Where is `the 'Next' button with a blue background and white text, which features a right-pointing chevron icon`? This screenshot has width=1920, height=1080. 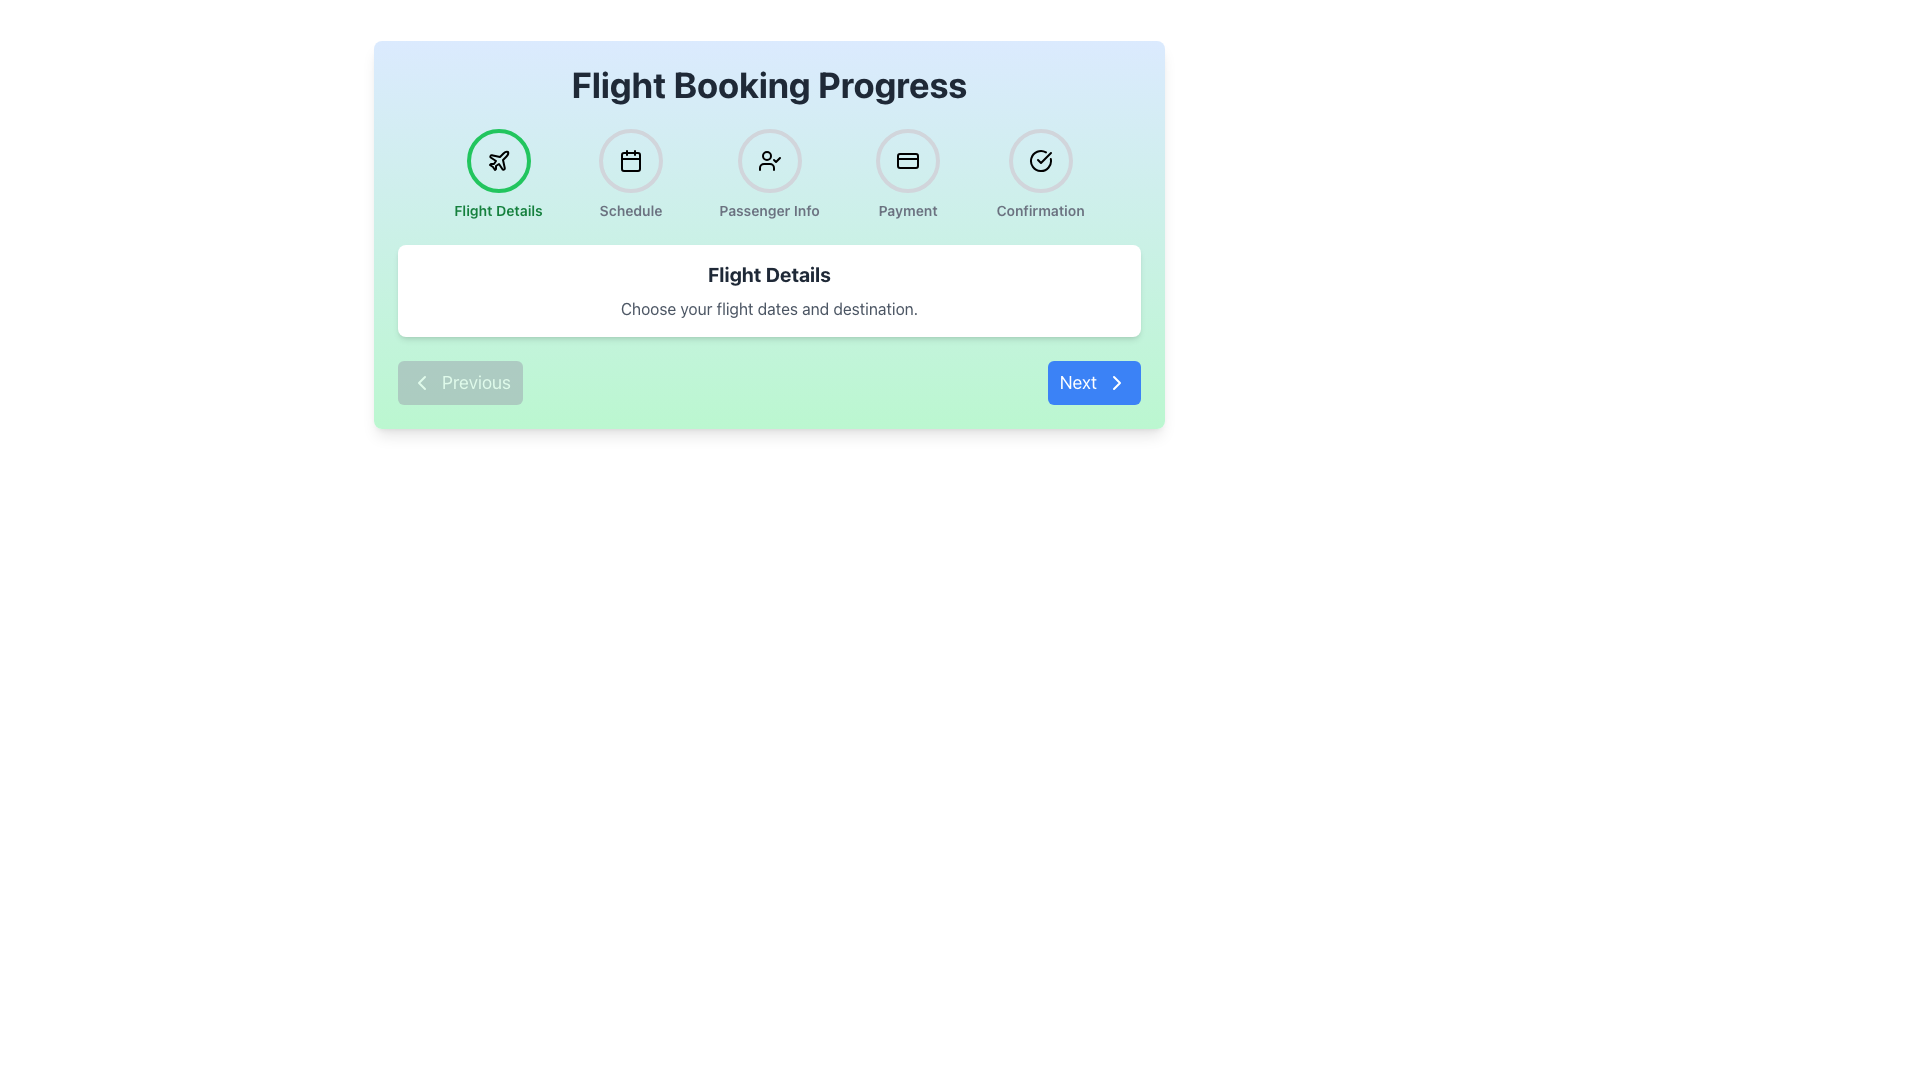
the 'Next' button with a blue background and white text, which features a right-pointing chevron icon is located at coordinates (1093, 382).